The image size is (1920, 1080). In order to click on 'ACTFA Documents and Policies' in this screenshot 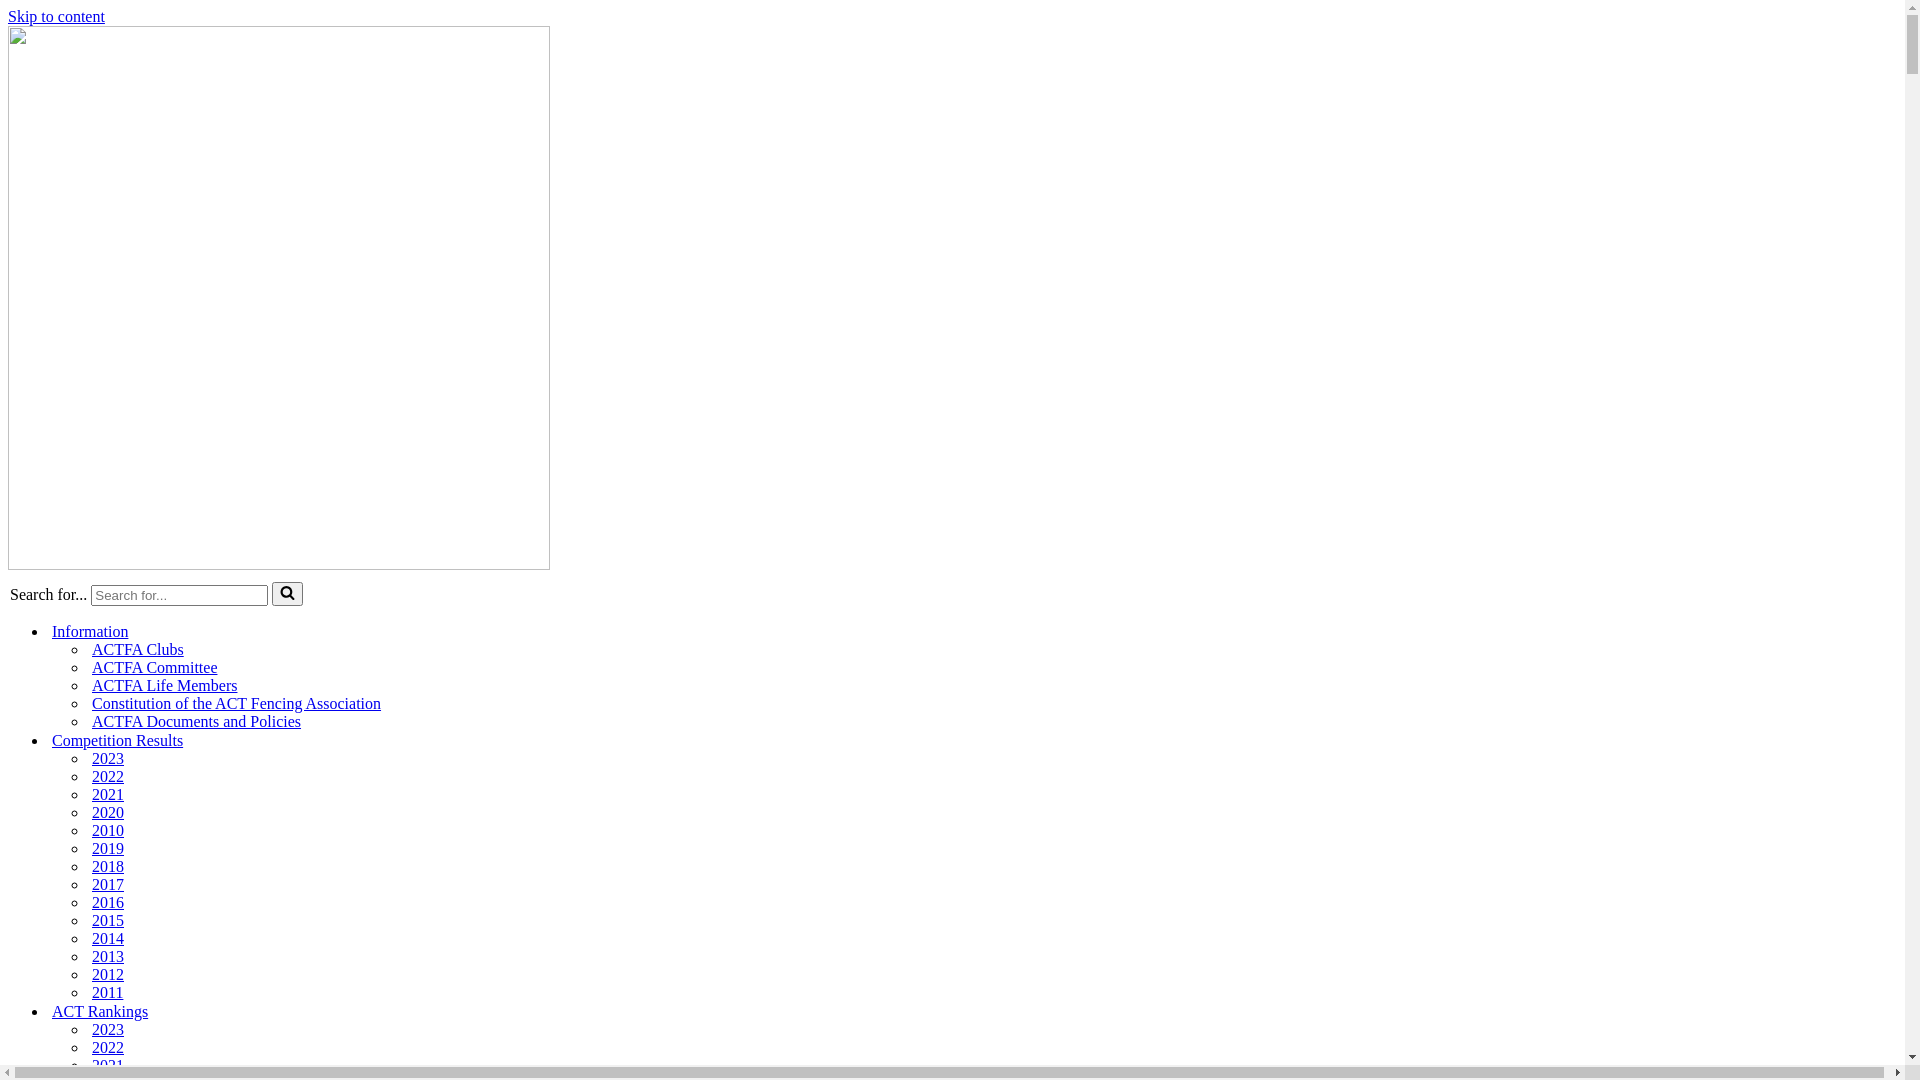, I will do `click(196, 721)`.